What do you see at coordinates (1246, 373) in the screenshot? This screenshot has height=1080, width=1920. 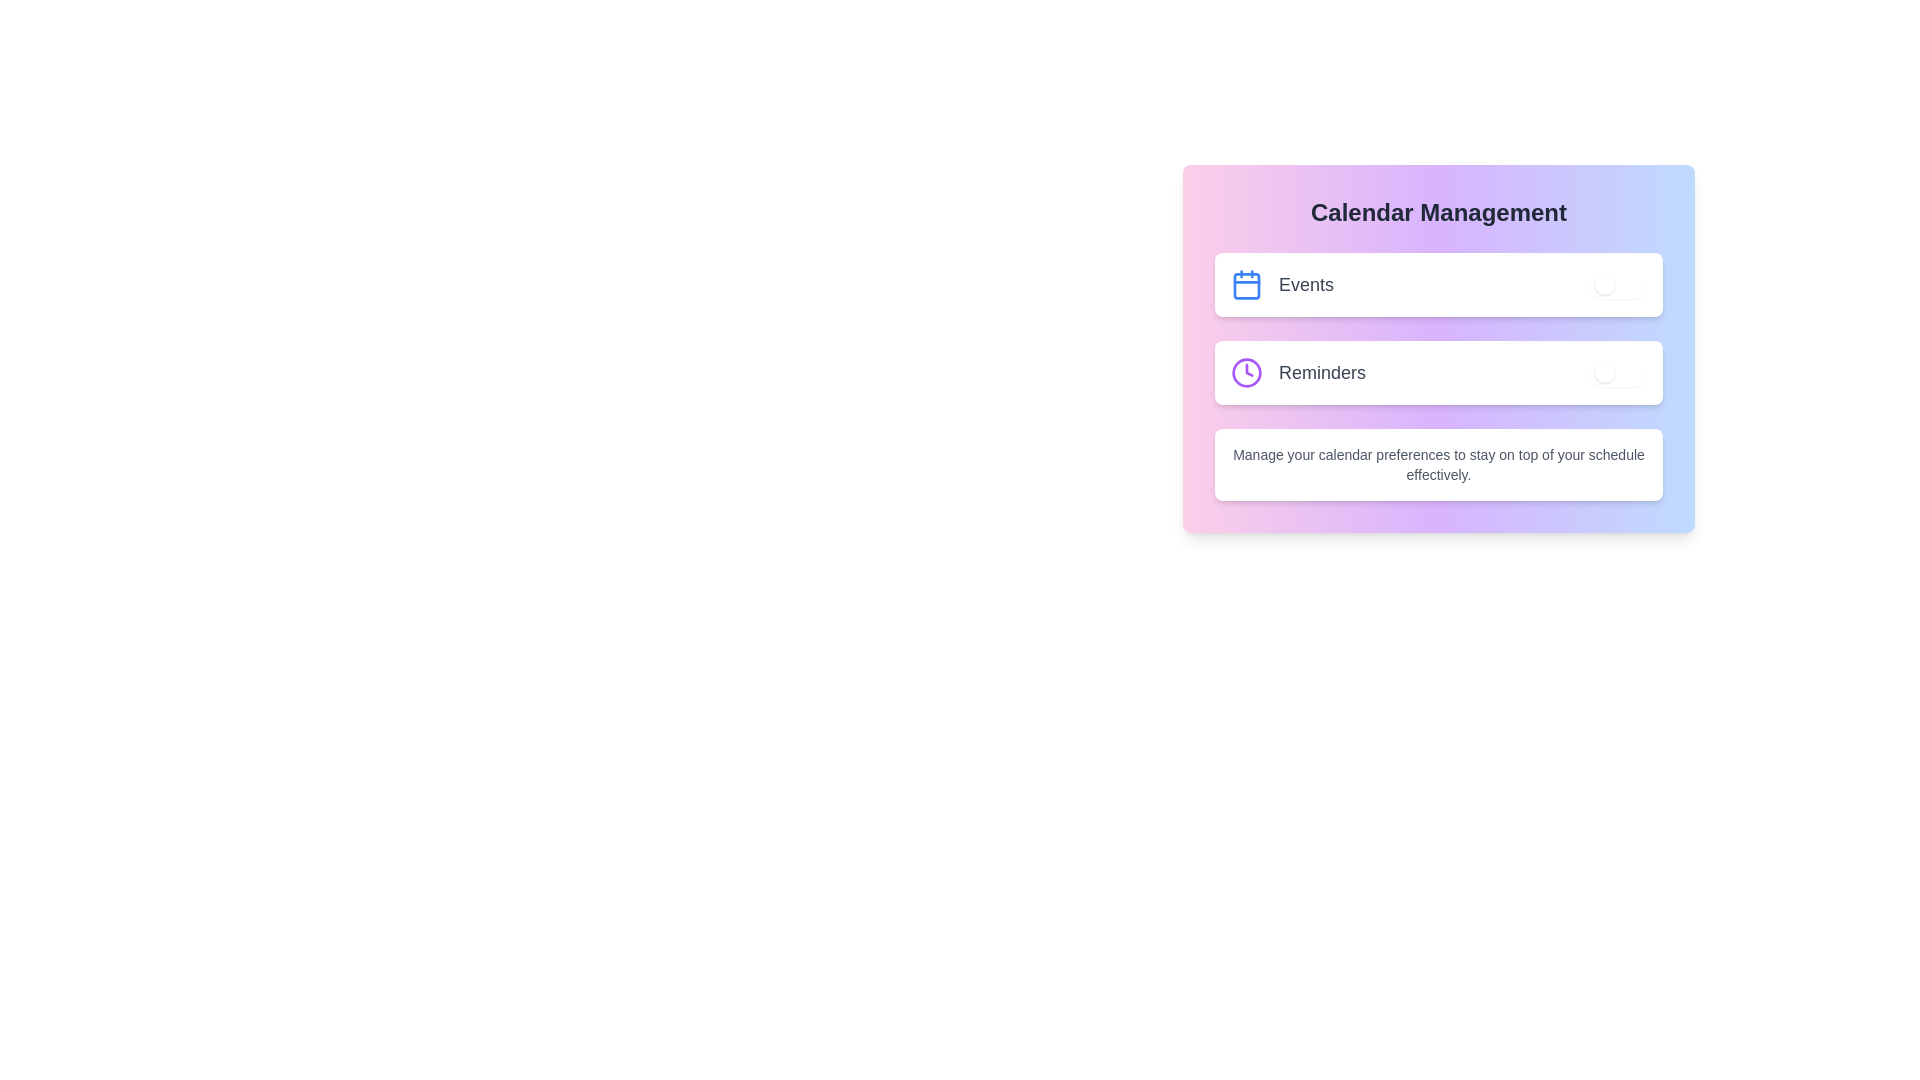 I see `the 'Clock' icon to focus on the reminders setting` at bounding box center [1246, 373].